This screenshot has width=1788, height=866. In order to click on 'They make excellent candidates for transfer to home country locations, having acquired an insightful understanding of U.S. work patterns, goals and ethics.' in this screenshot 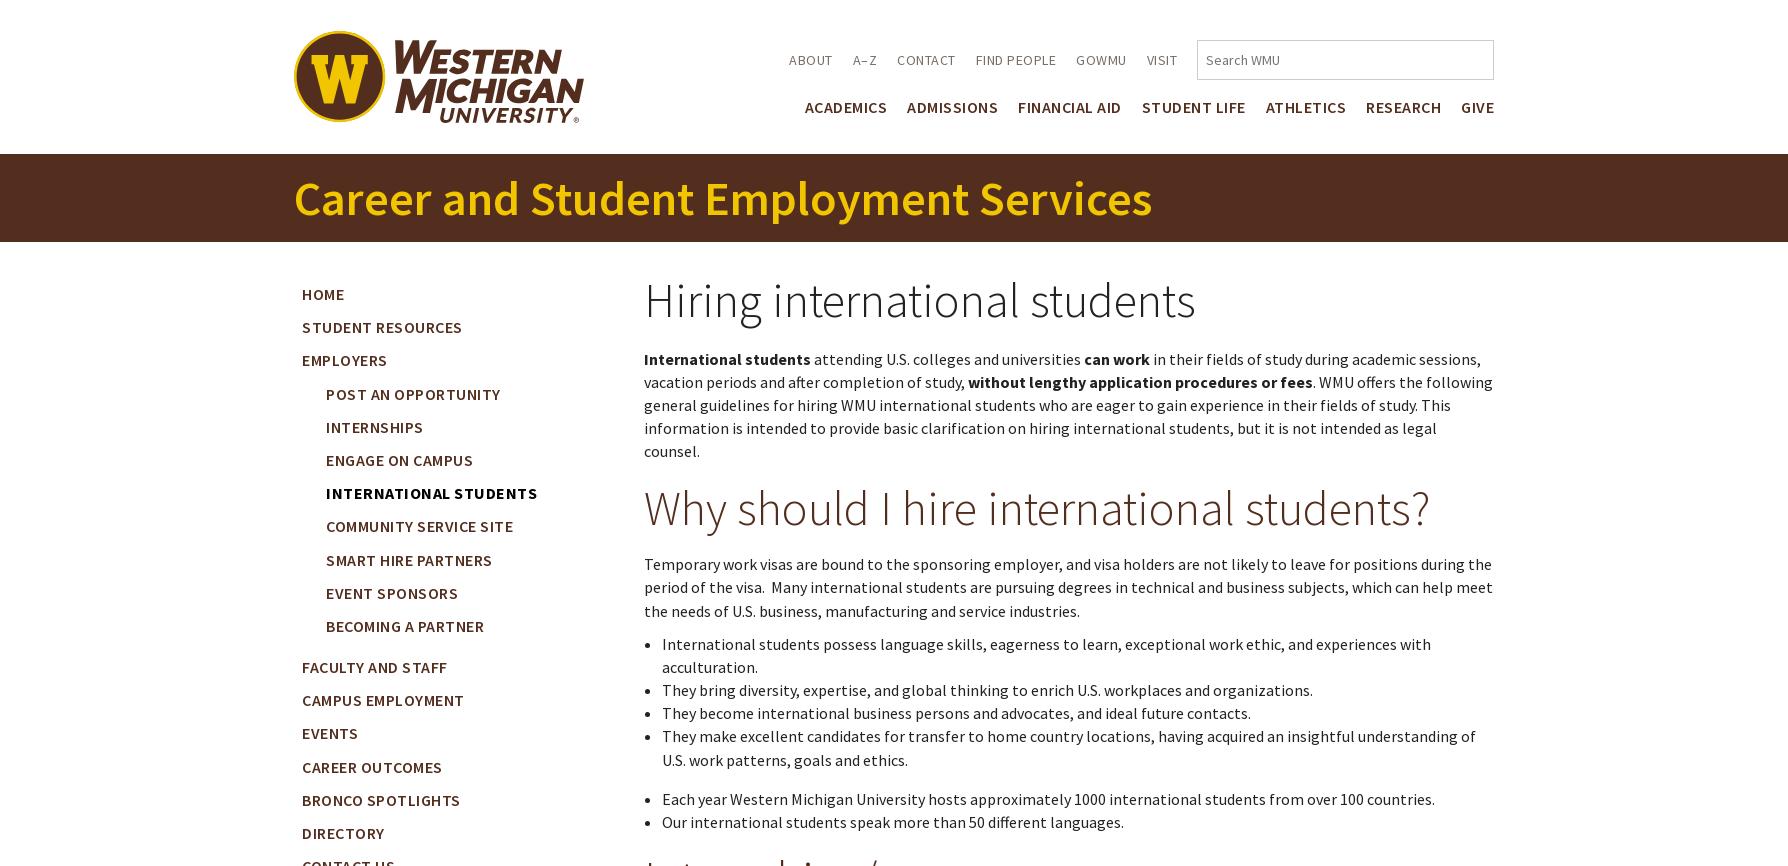, I will do `click(1067, 746)`.